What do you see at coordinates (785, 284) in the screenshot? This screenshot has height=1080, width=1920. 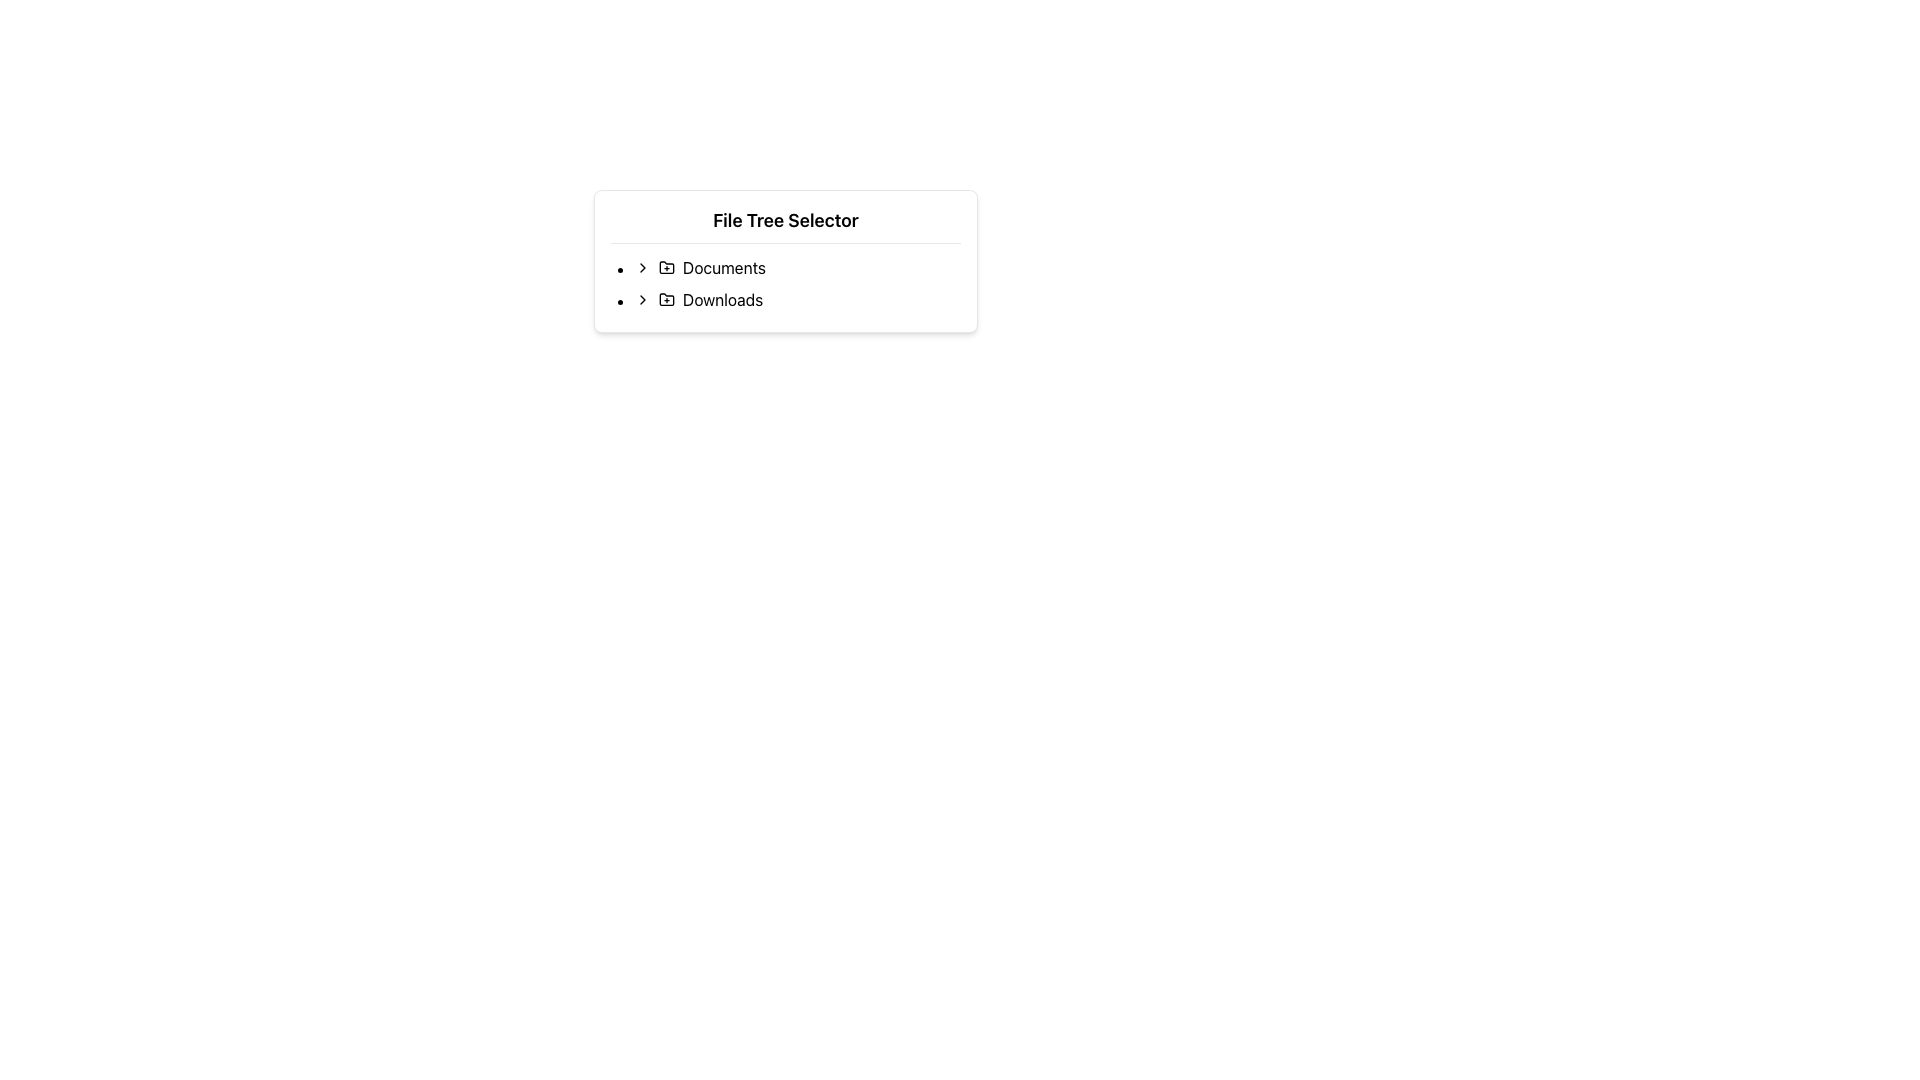 I see `the second item in the 'File Tree Selector' unordered list` at bounding box center [785, 284].